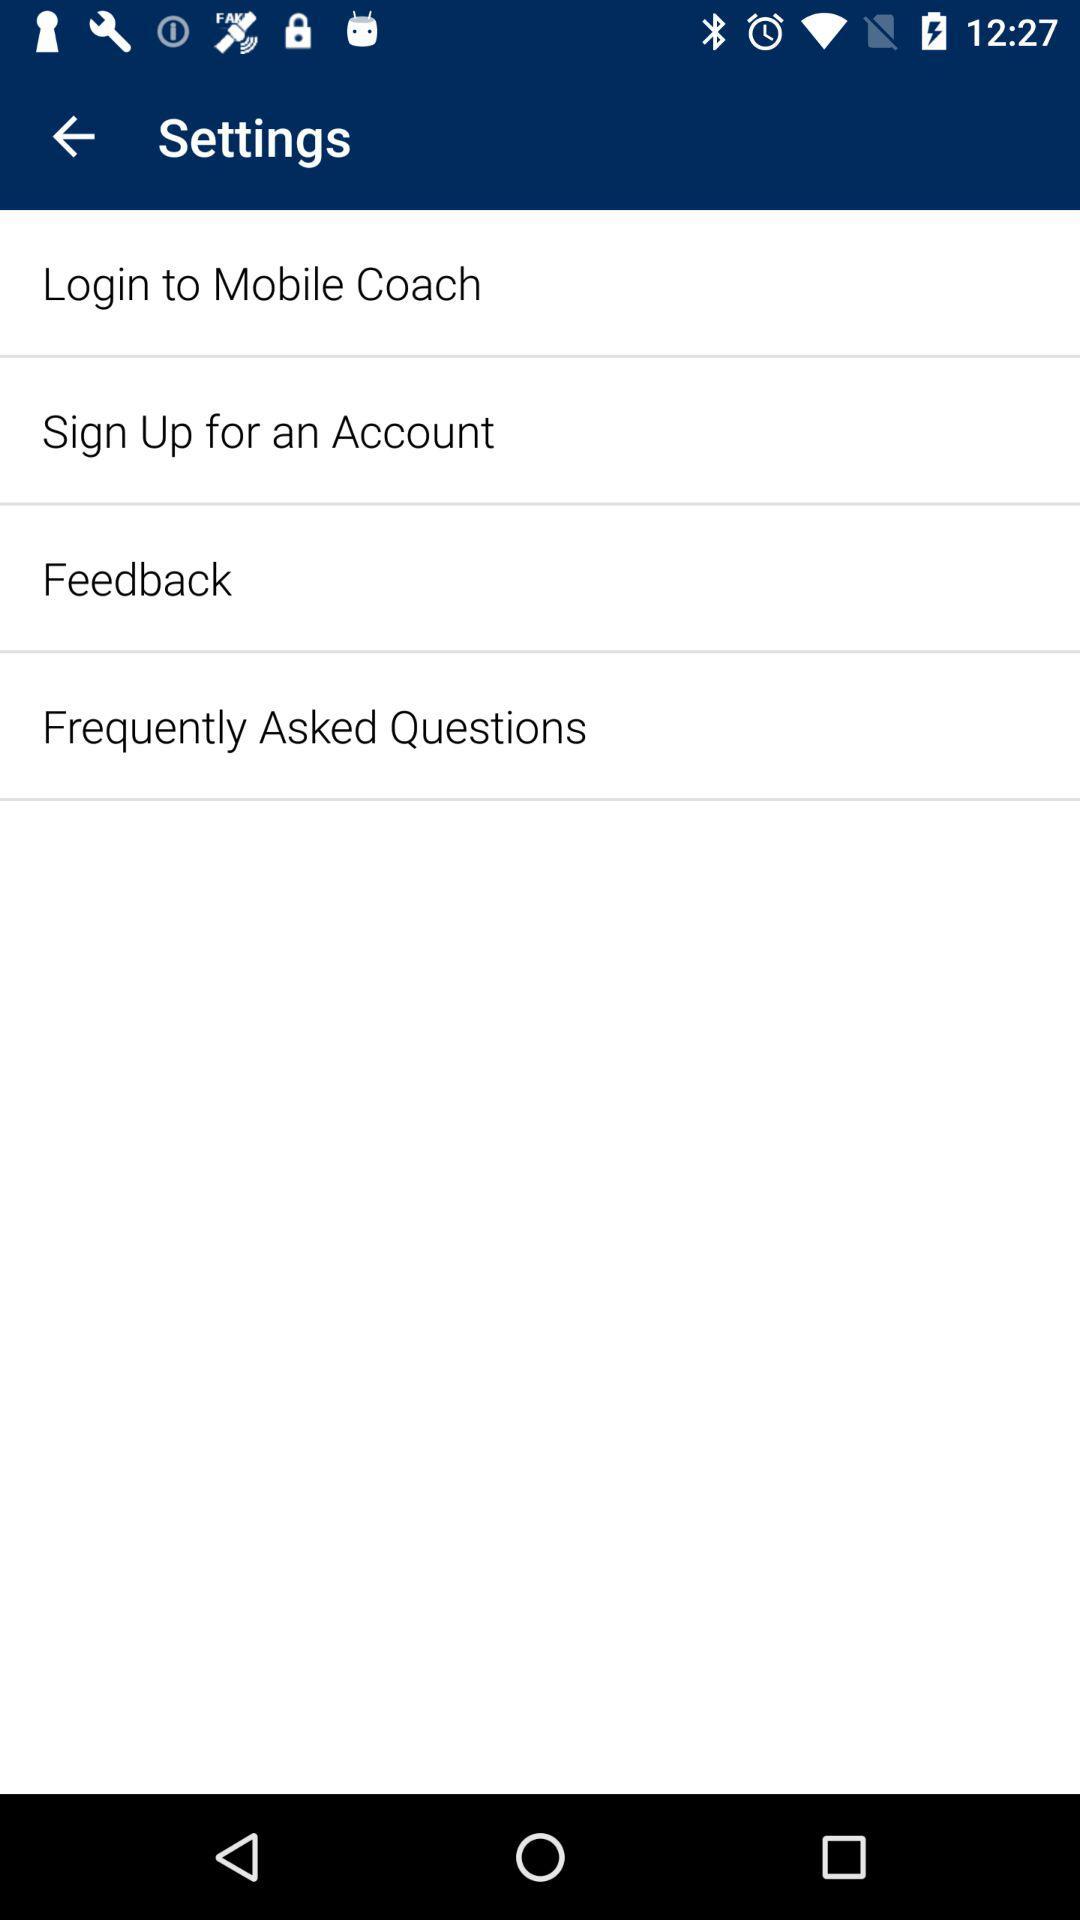  Describe the element at coordinates (135, 576) in the screenshot. I see `feedback icon` at that location.